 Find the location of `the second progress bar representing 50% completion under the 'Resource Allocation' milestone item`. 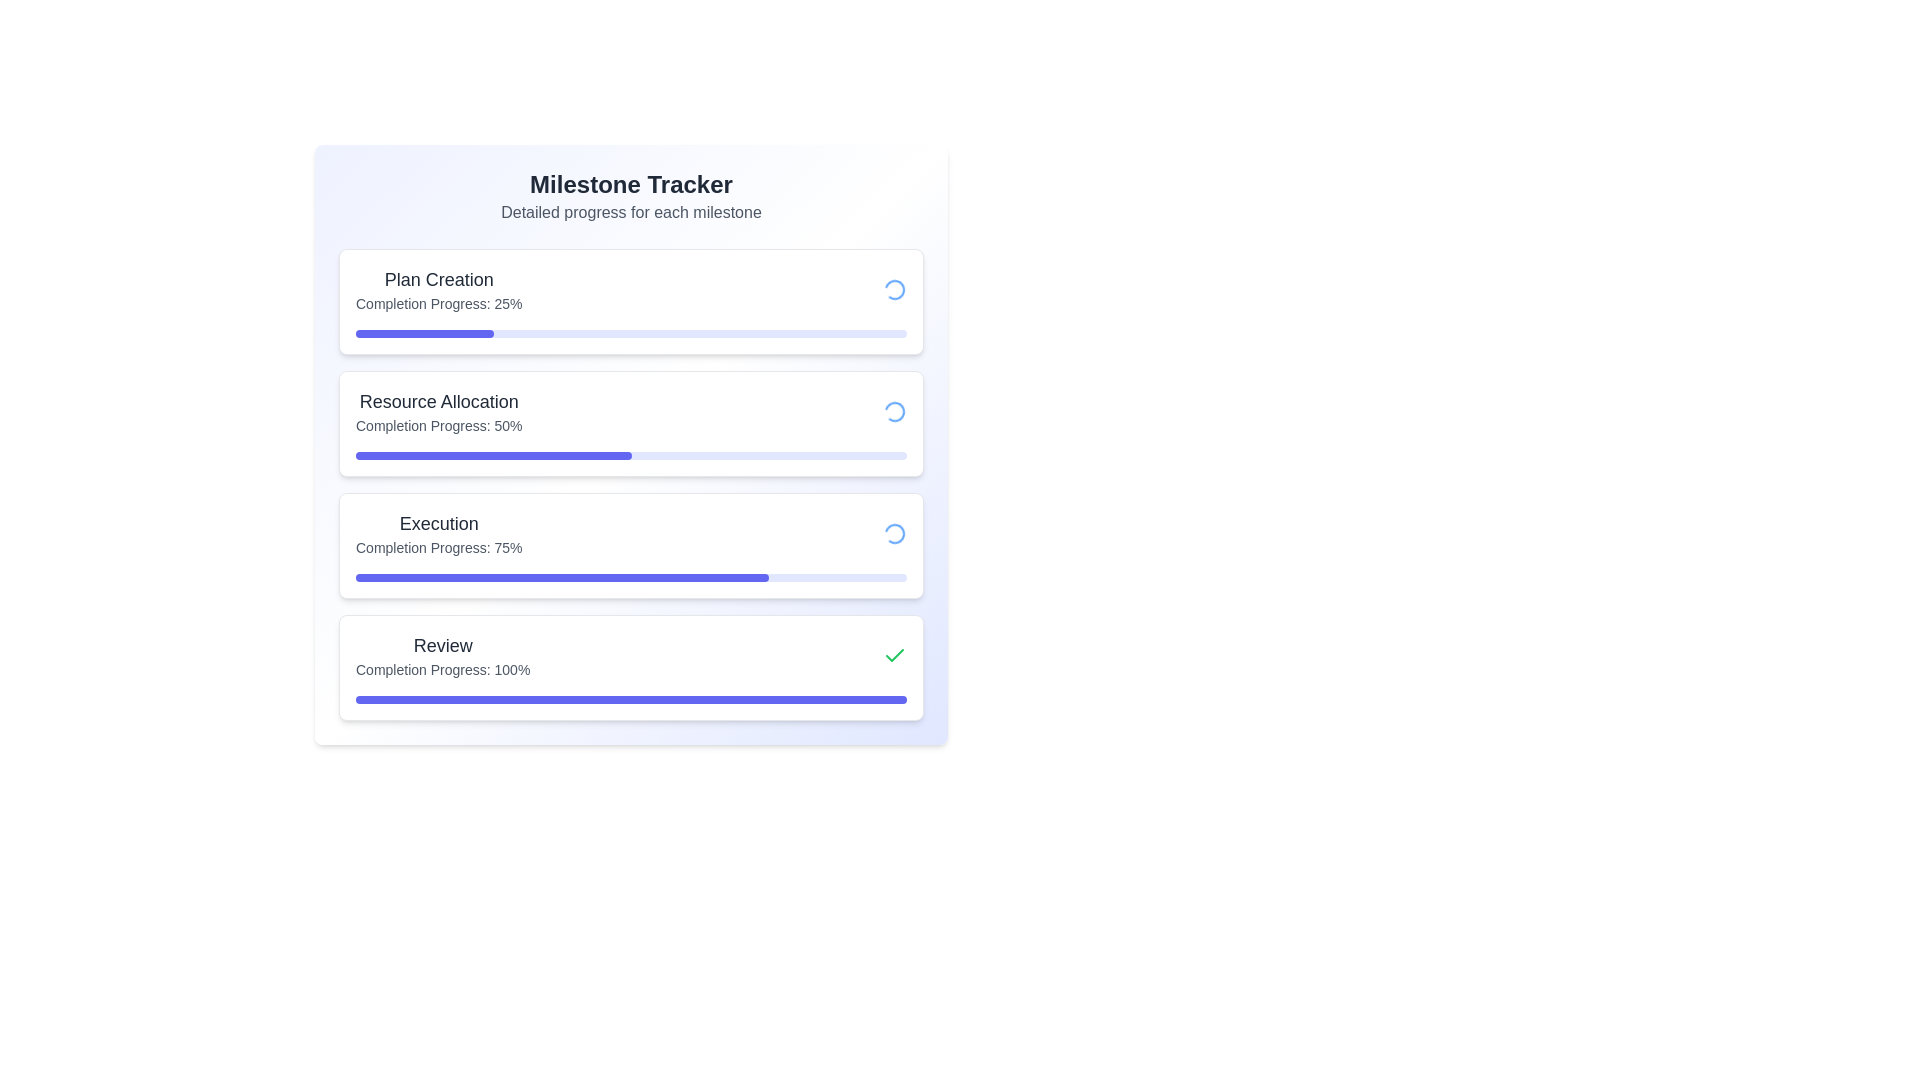

the second progress bar representing 50% completion under the 'Resource Allocation' milestone item is located at coordinates (493, 455).